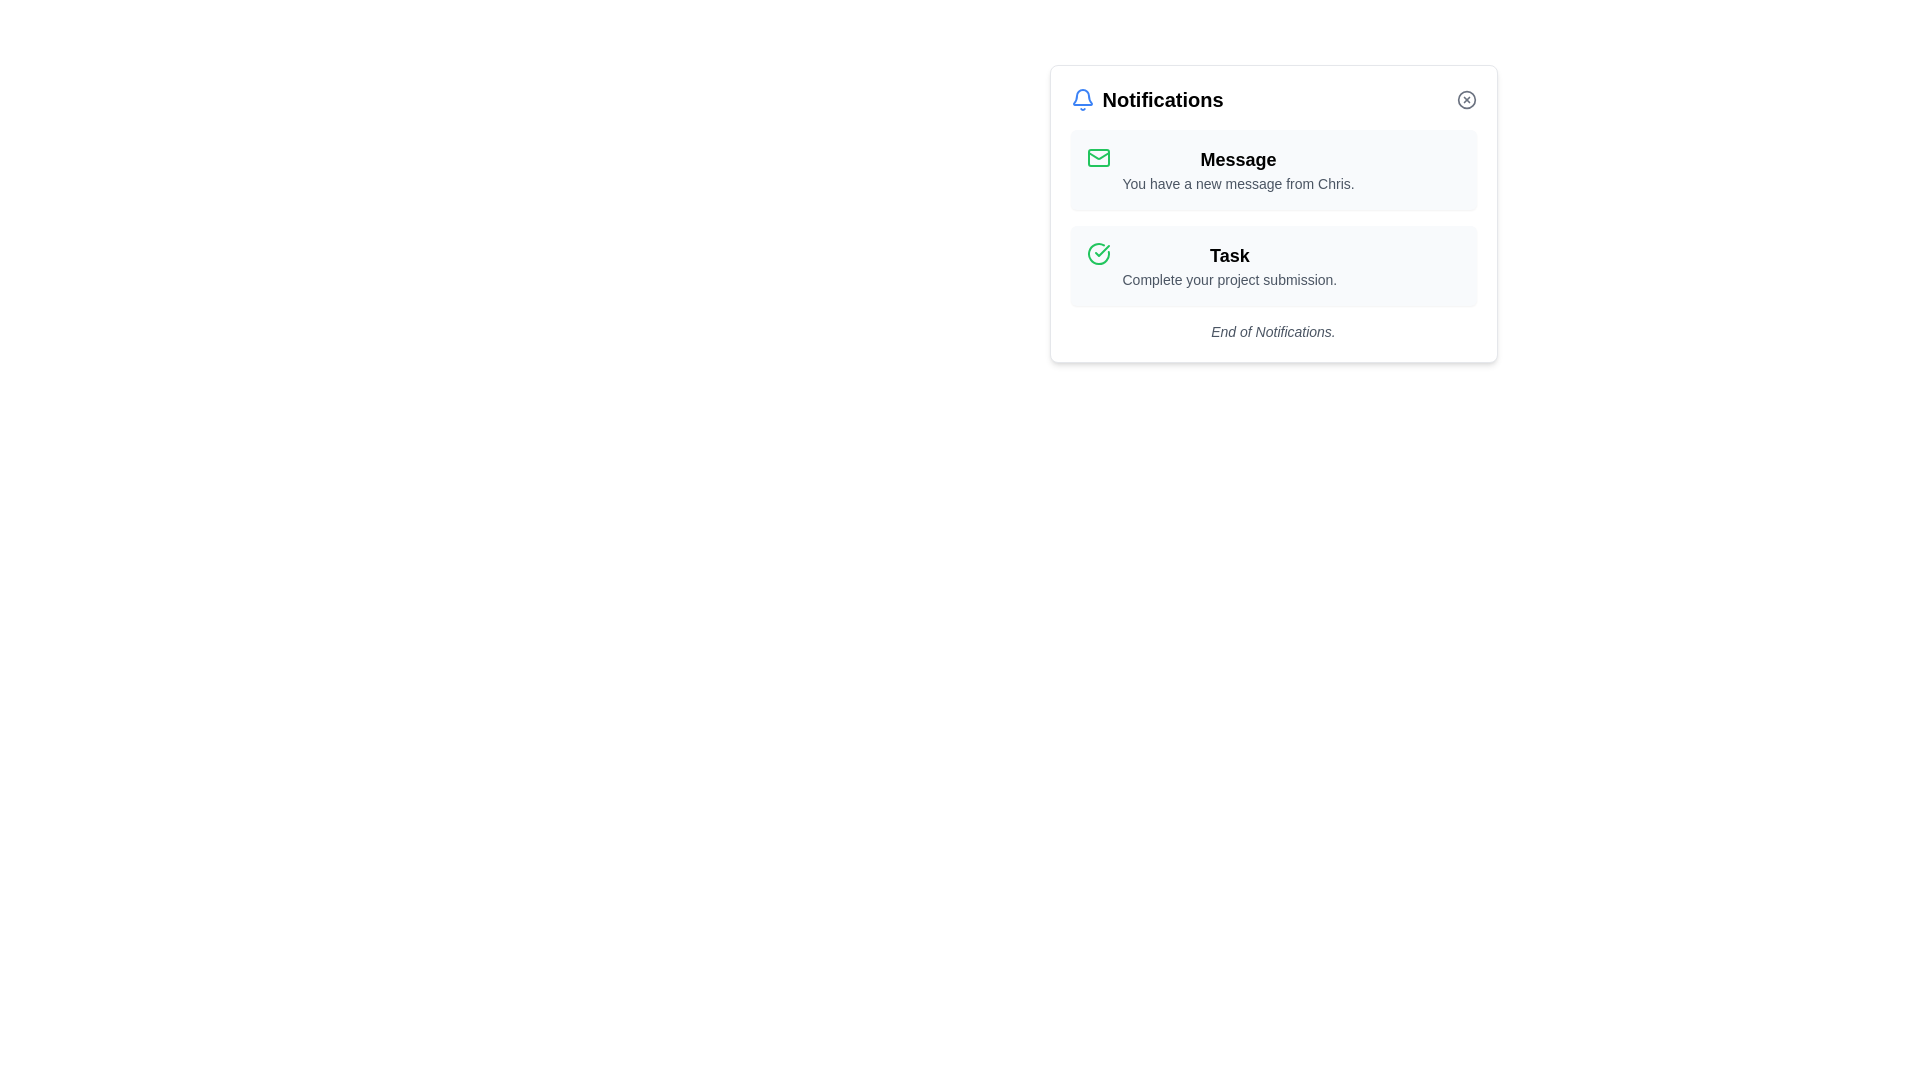 This screenshot has width=1920, height=1080. Describe the element at coordinates (1097, 154) in the screenshot. I see `the styling of the green envelope icon located within the notification box, positioned to the left of the 'Message' label under the 'Notifications' heading` at that location.